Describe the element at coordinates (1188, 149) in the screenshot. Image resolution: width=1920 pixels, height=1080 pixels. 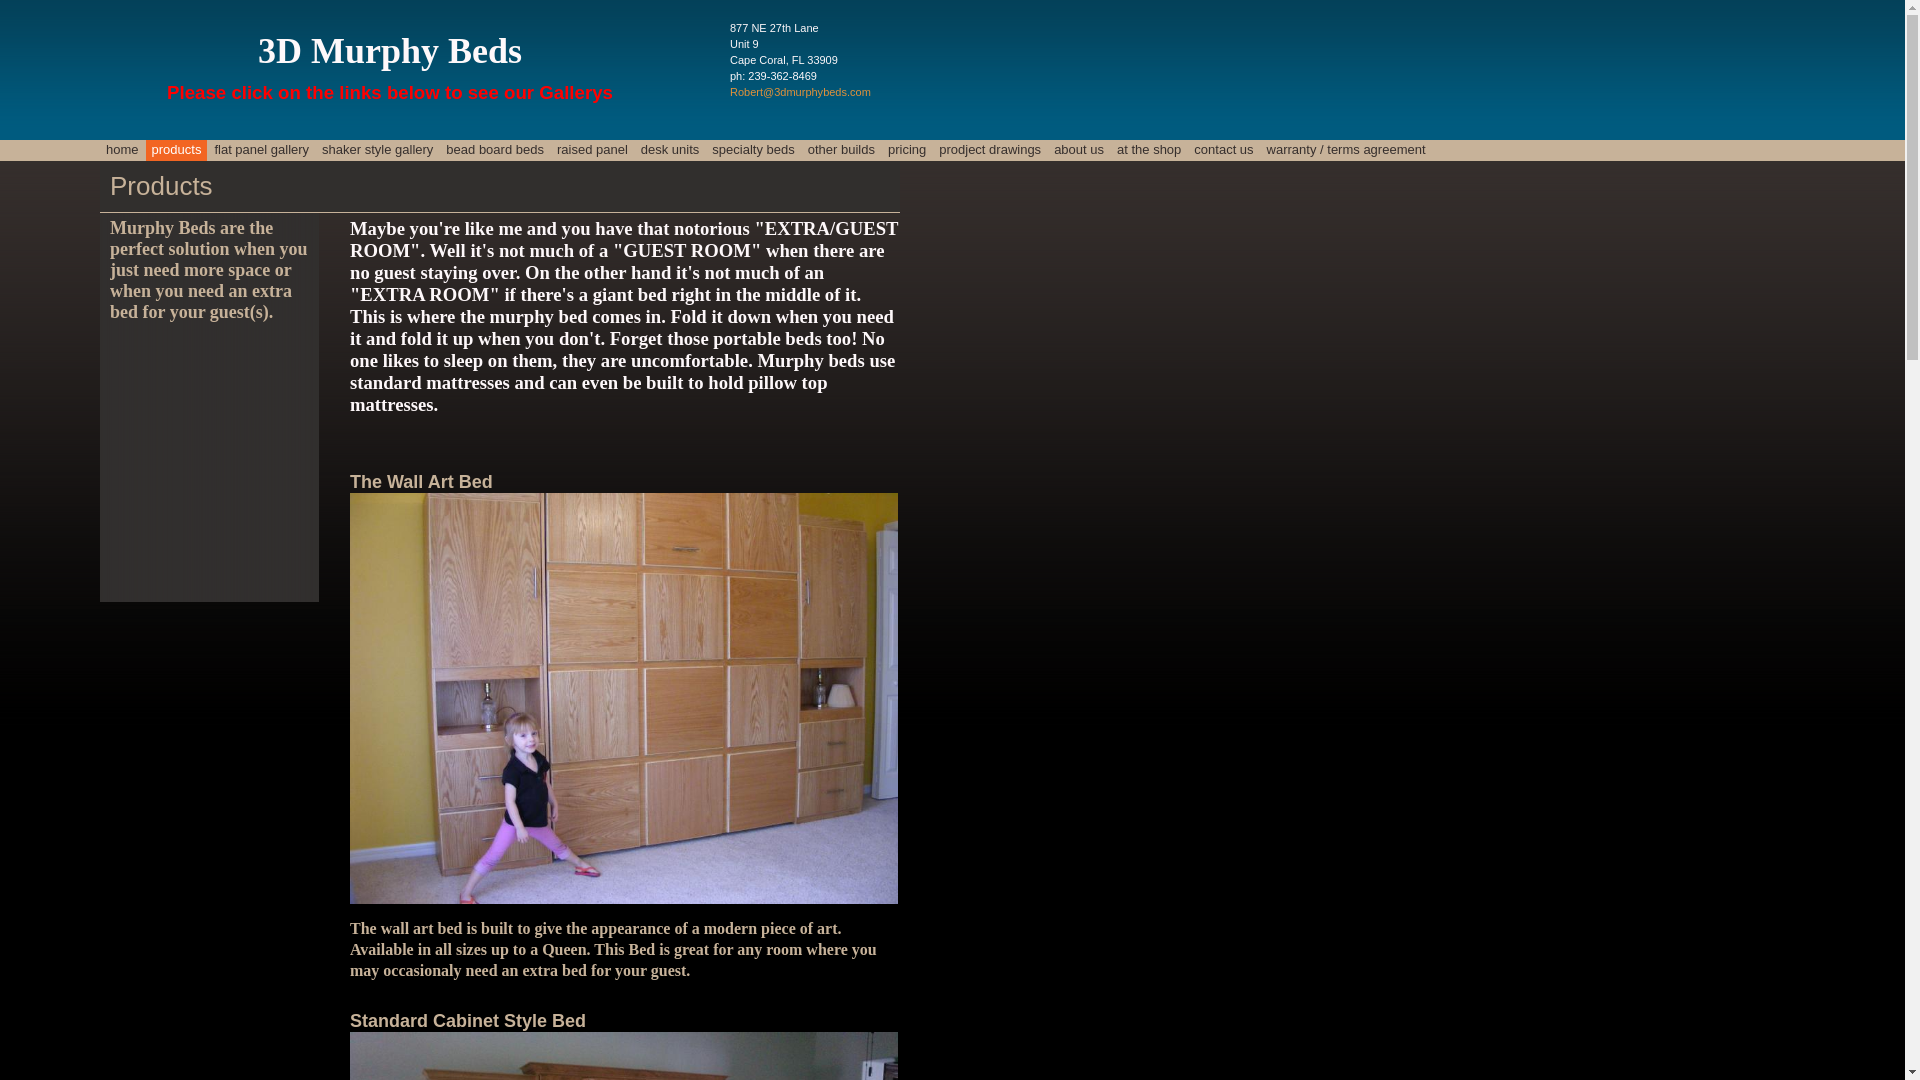
I see `'contact us'` at that location.